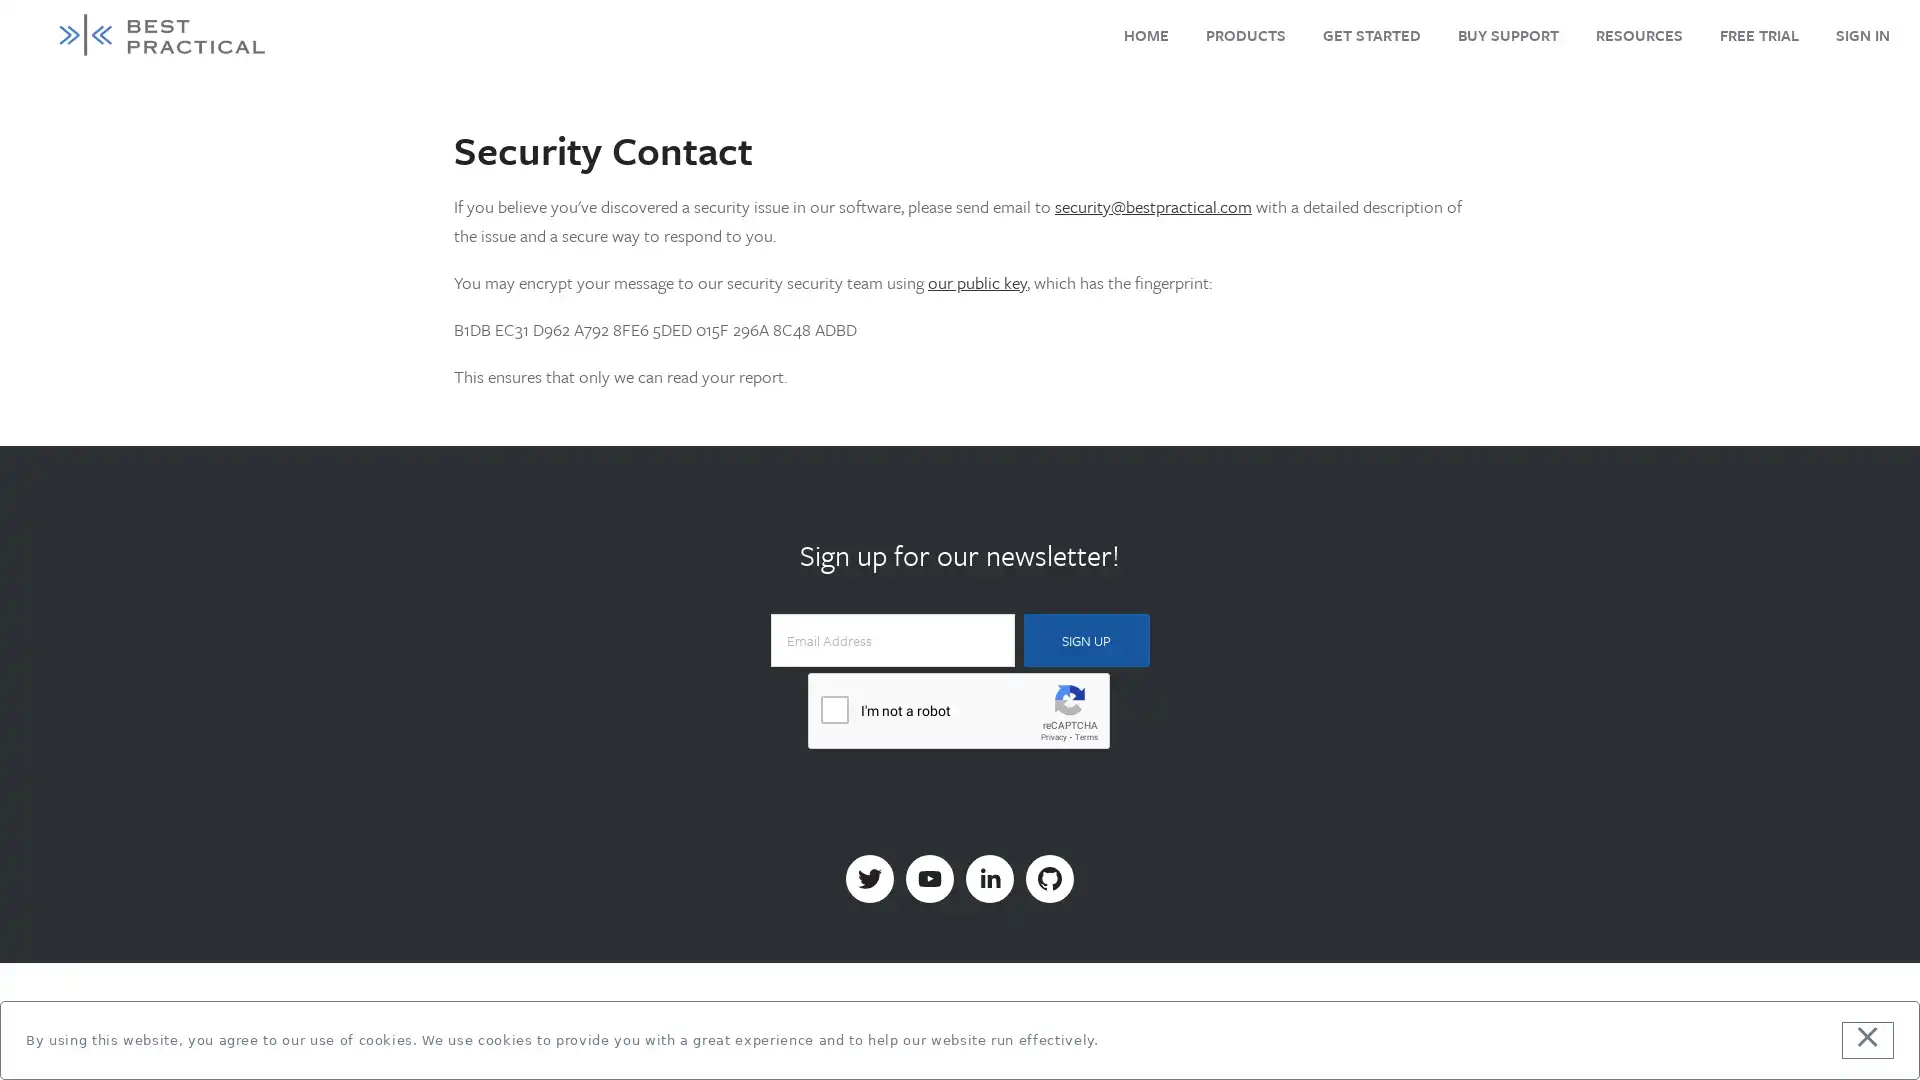  I want to click on SIGN UP, so click(1084, 640).